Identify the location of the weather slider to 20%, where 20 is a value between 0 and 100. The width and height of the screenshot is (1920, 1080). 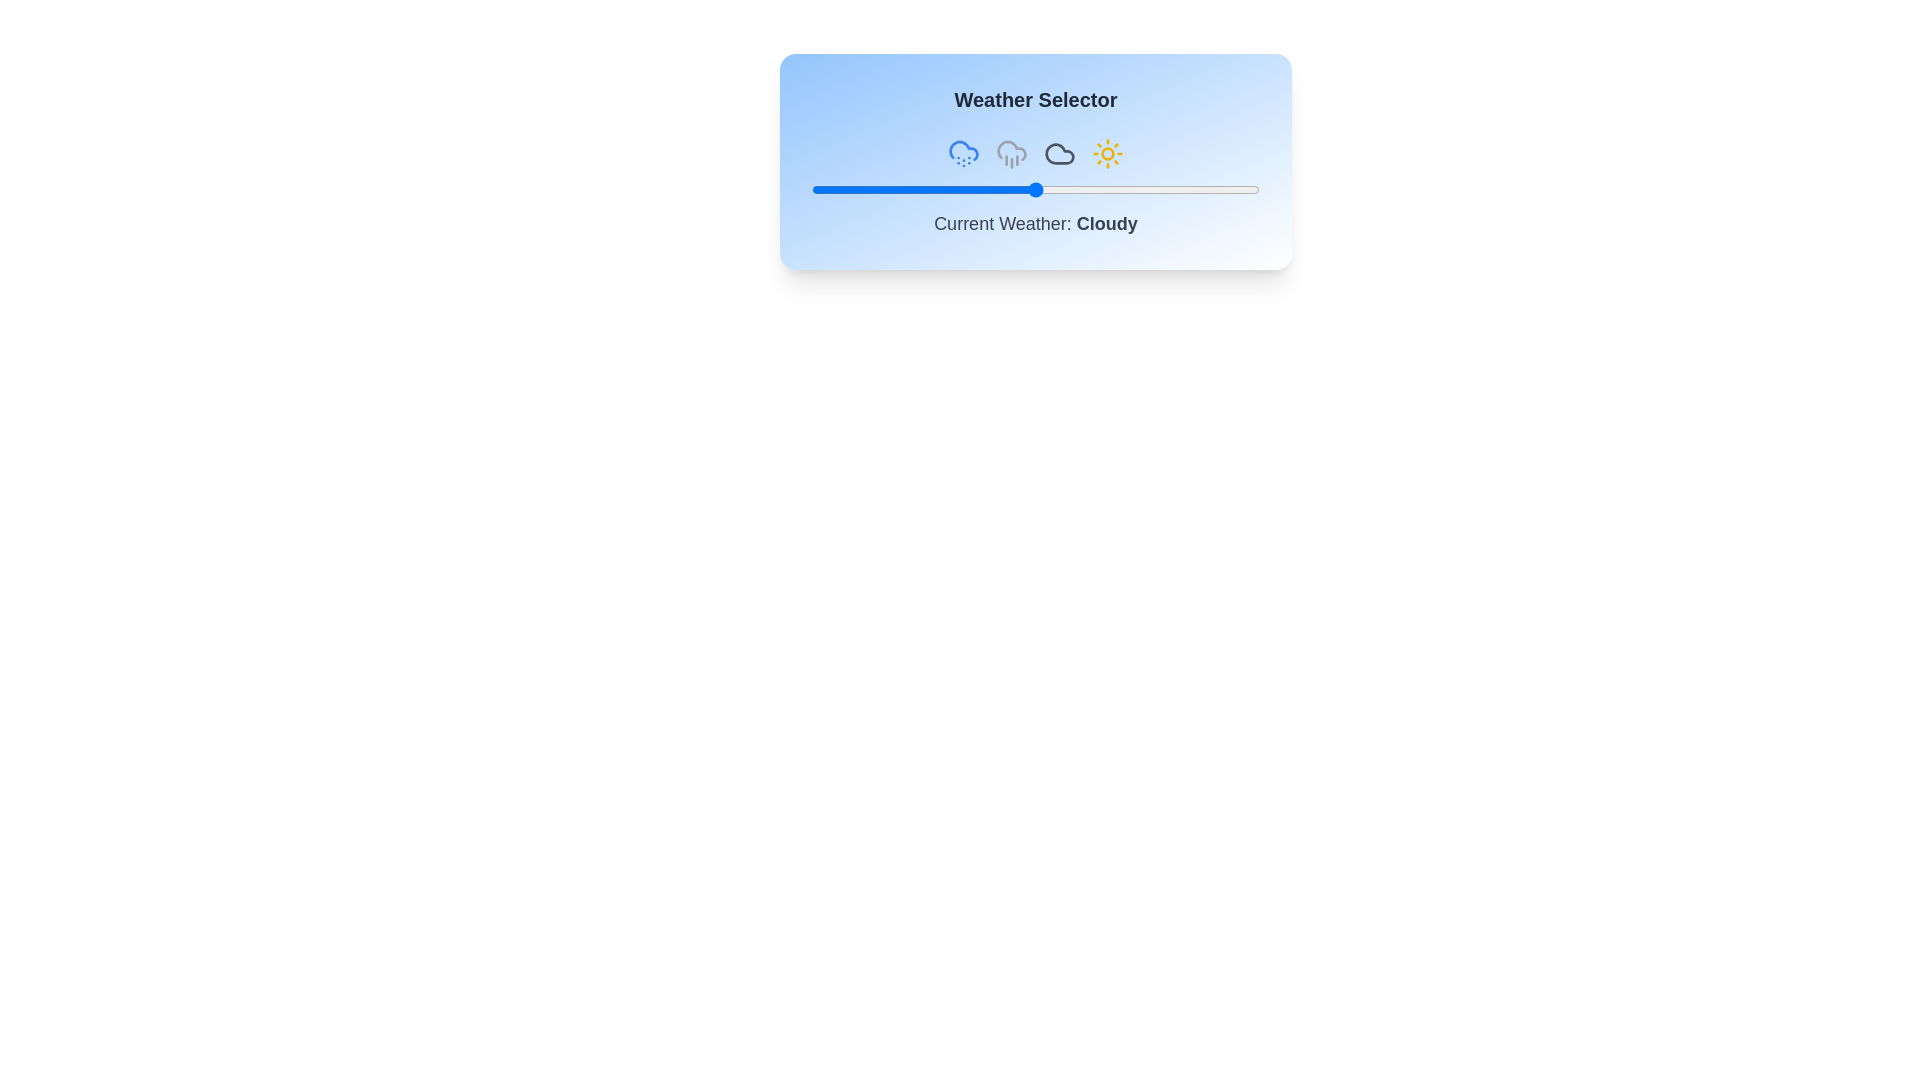
(900, 189).